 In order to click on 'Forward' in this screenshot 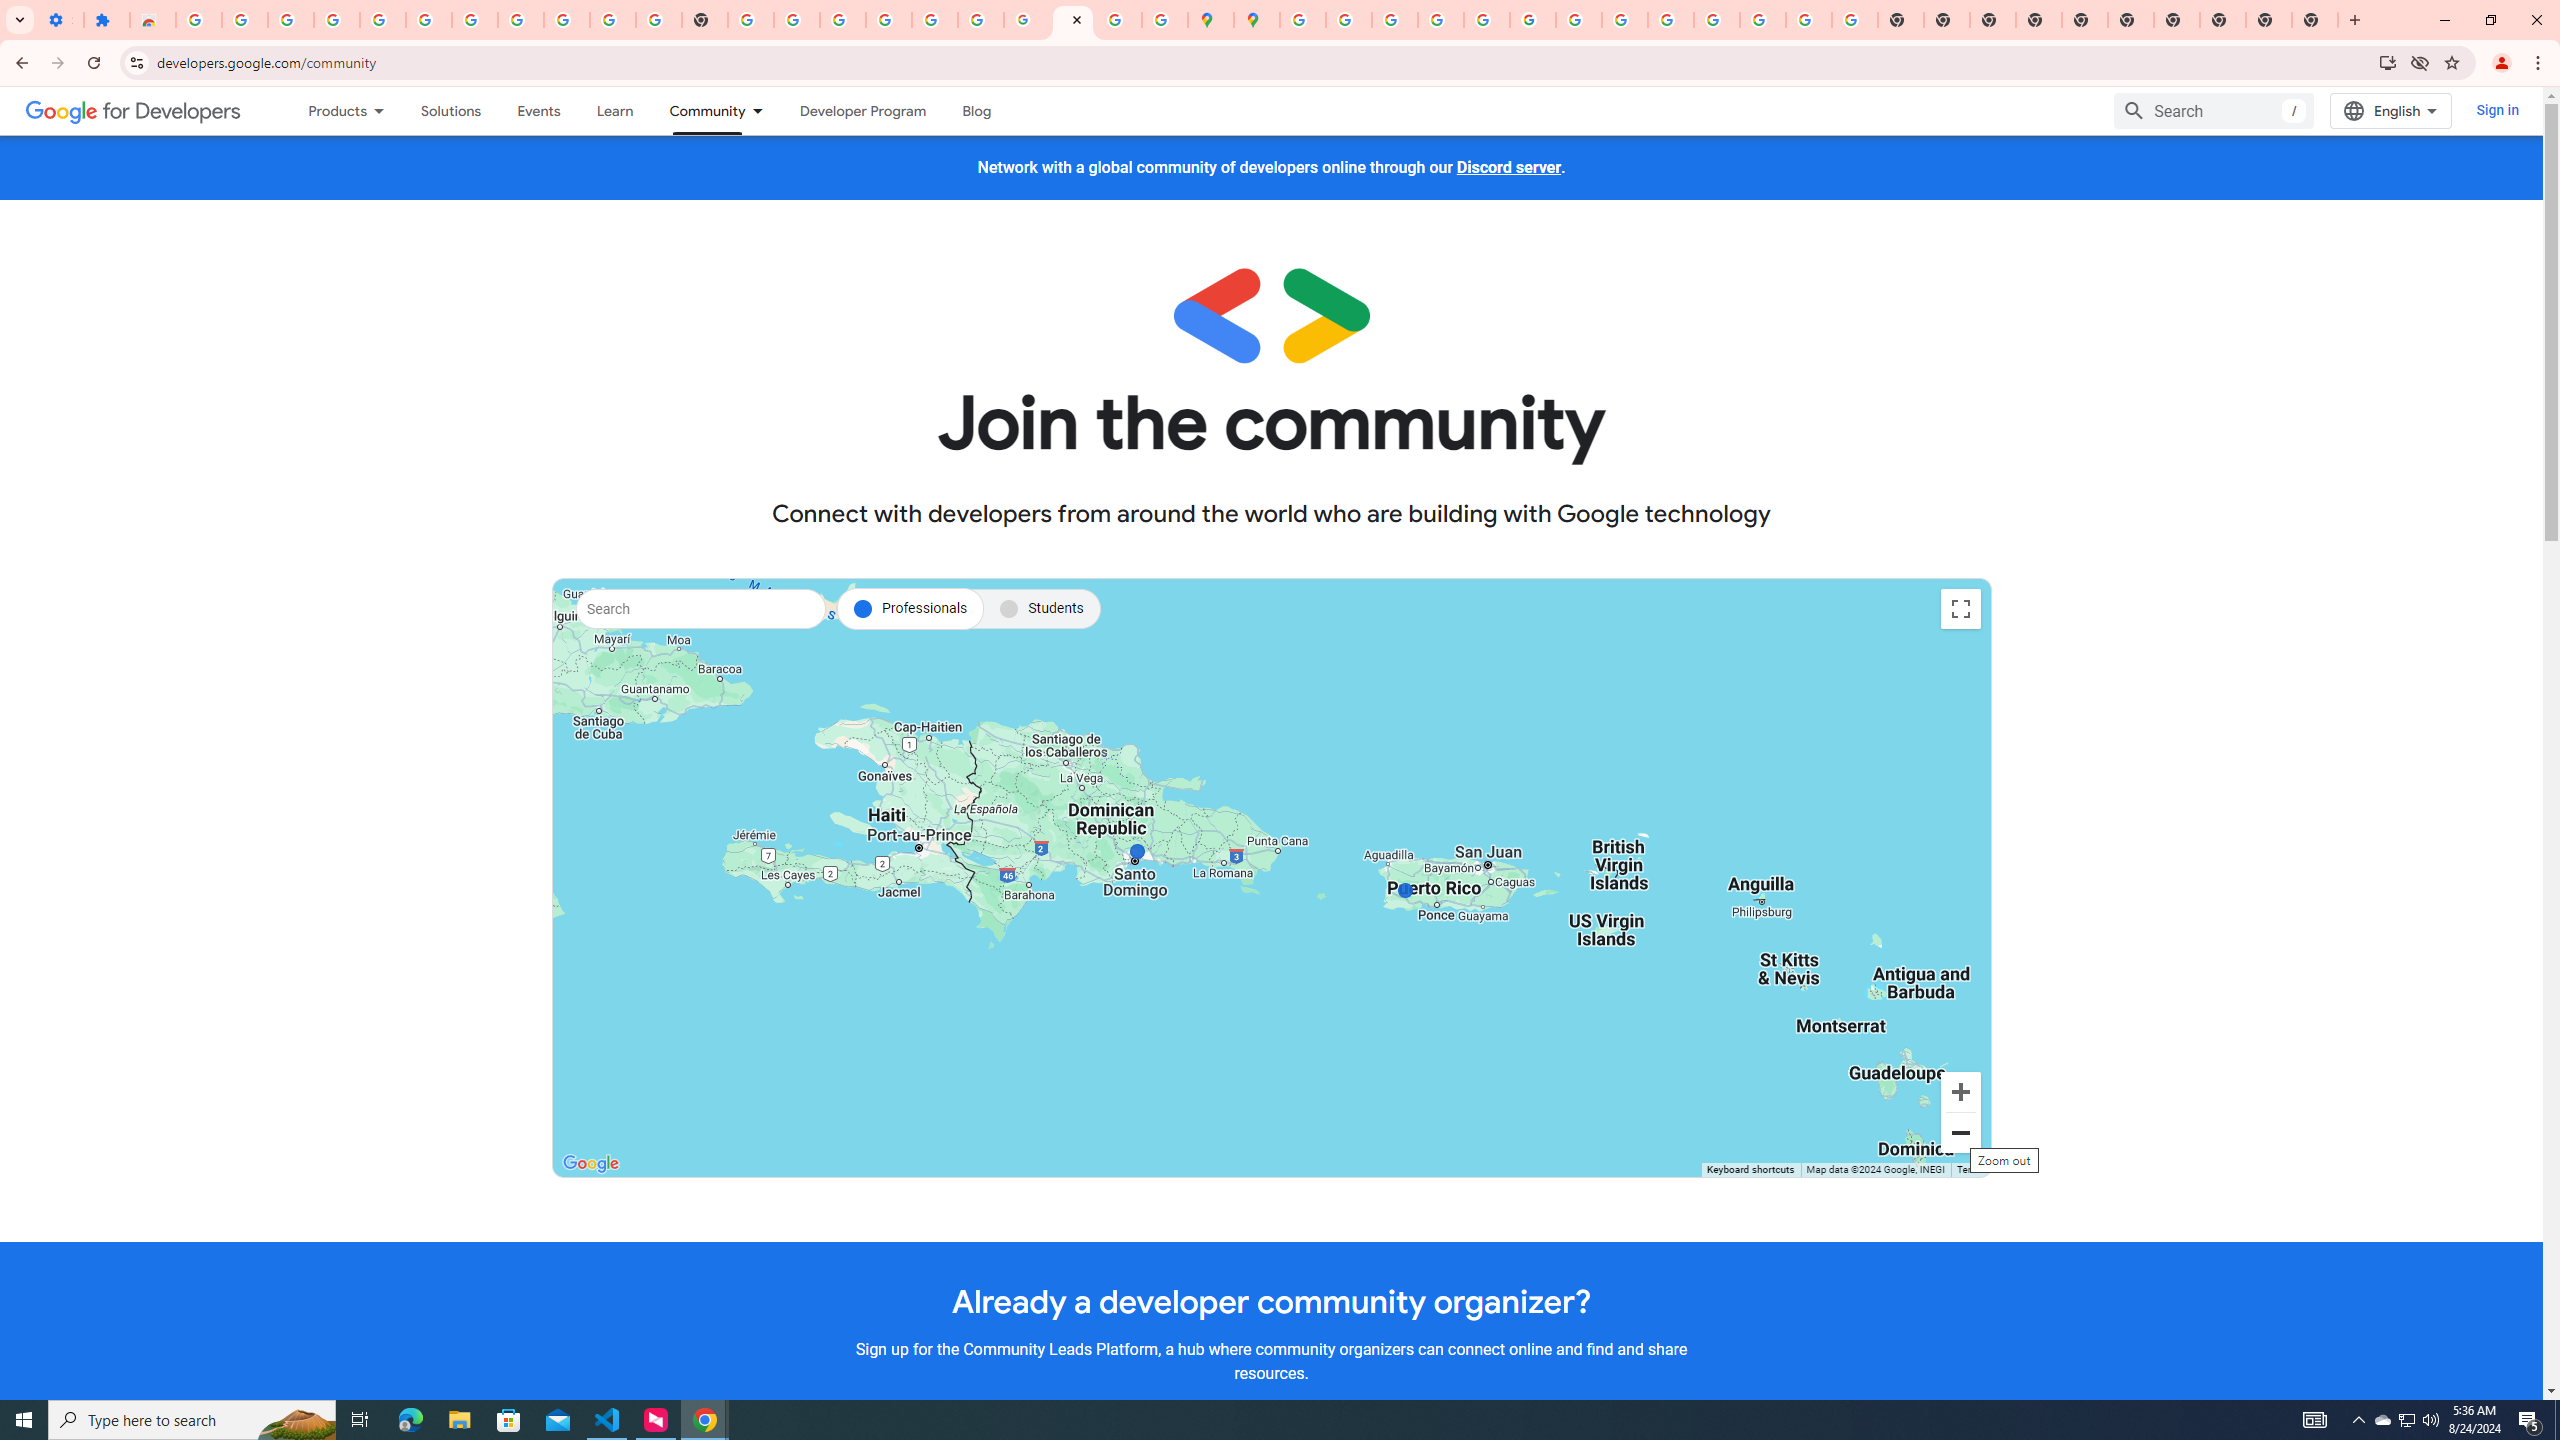, I will do `click(57, 62)`.